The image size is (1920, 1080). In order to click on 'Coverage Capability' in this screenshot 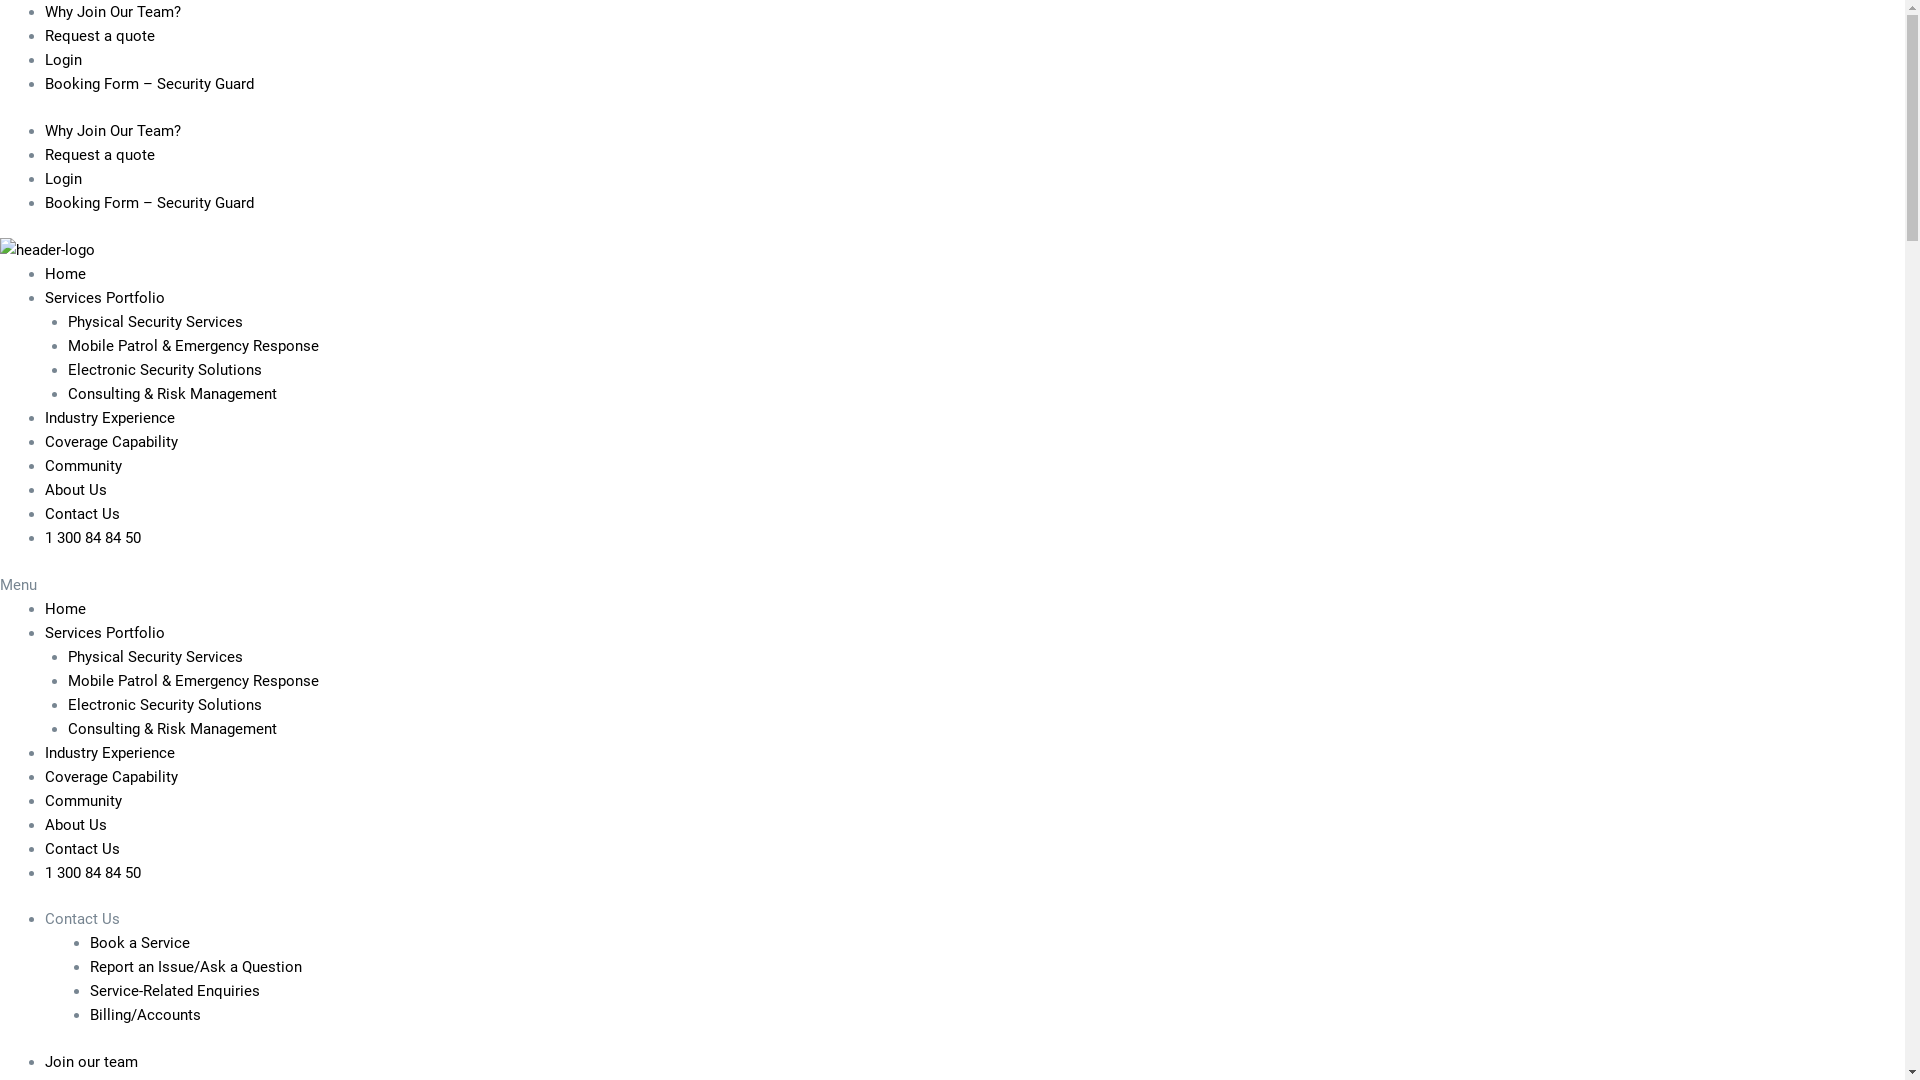, I will do `click(110, 775)`.